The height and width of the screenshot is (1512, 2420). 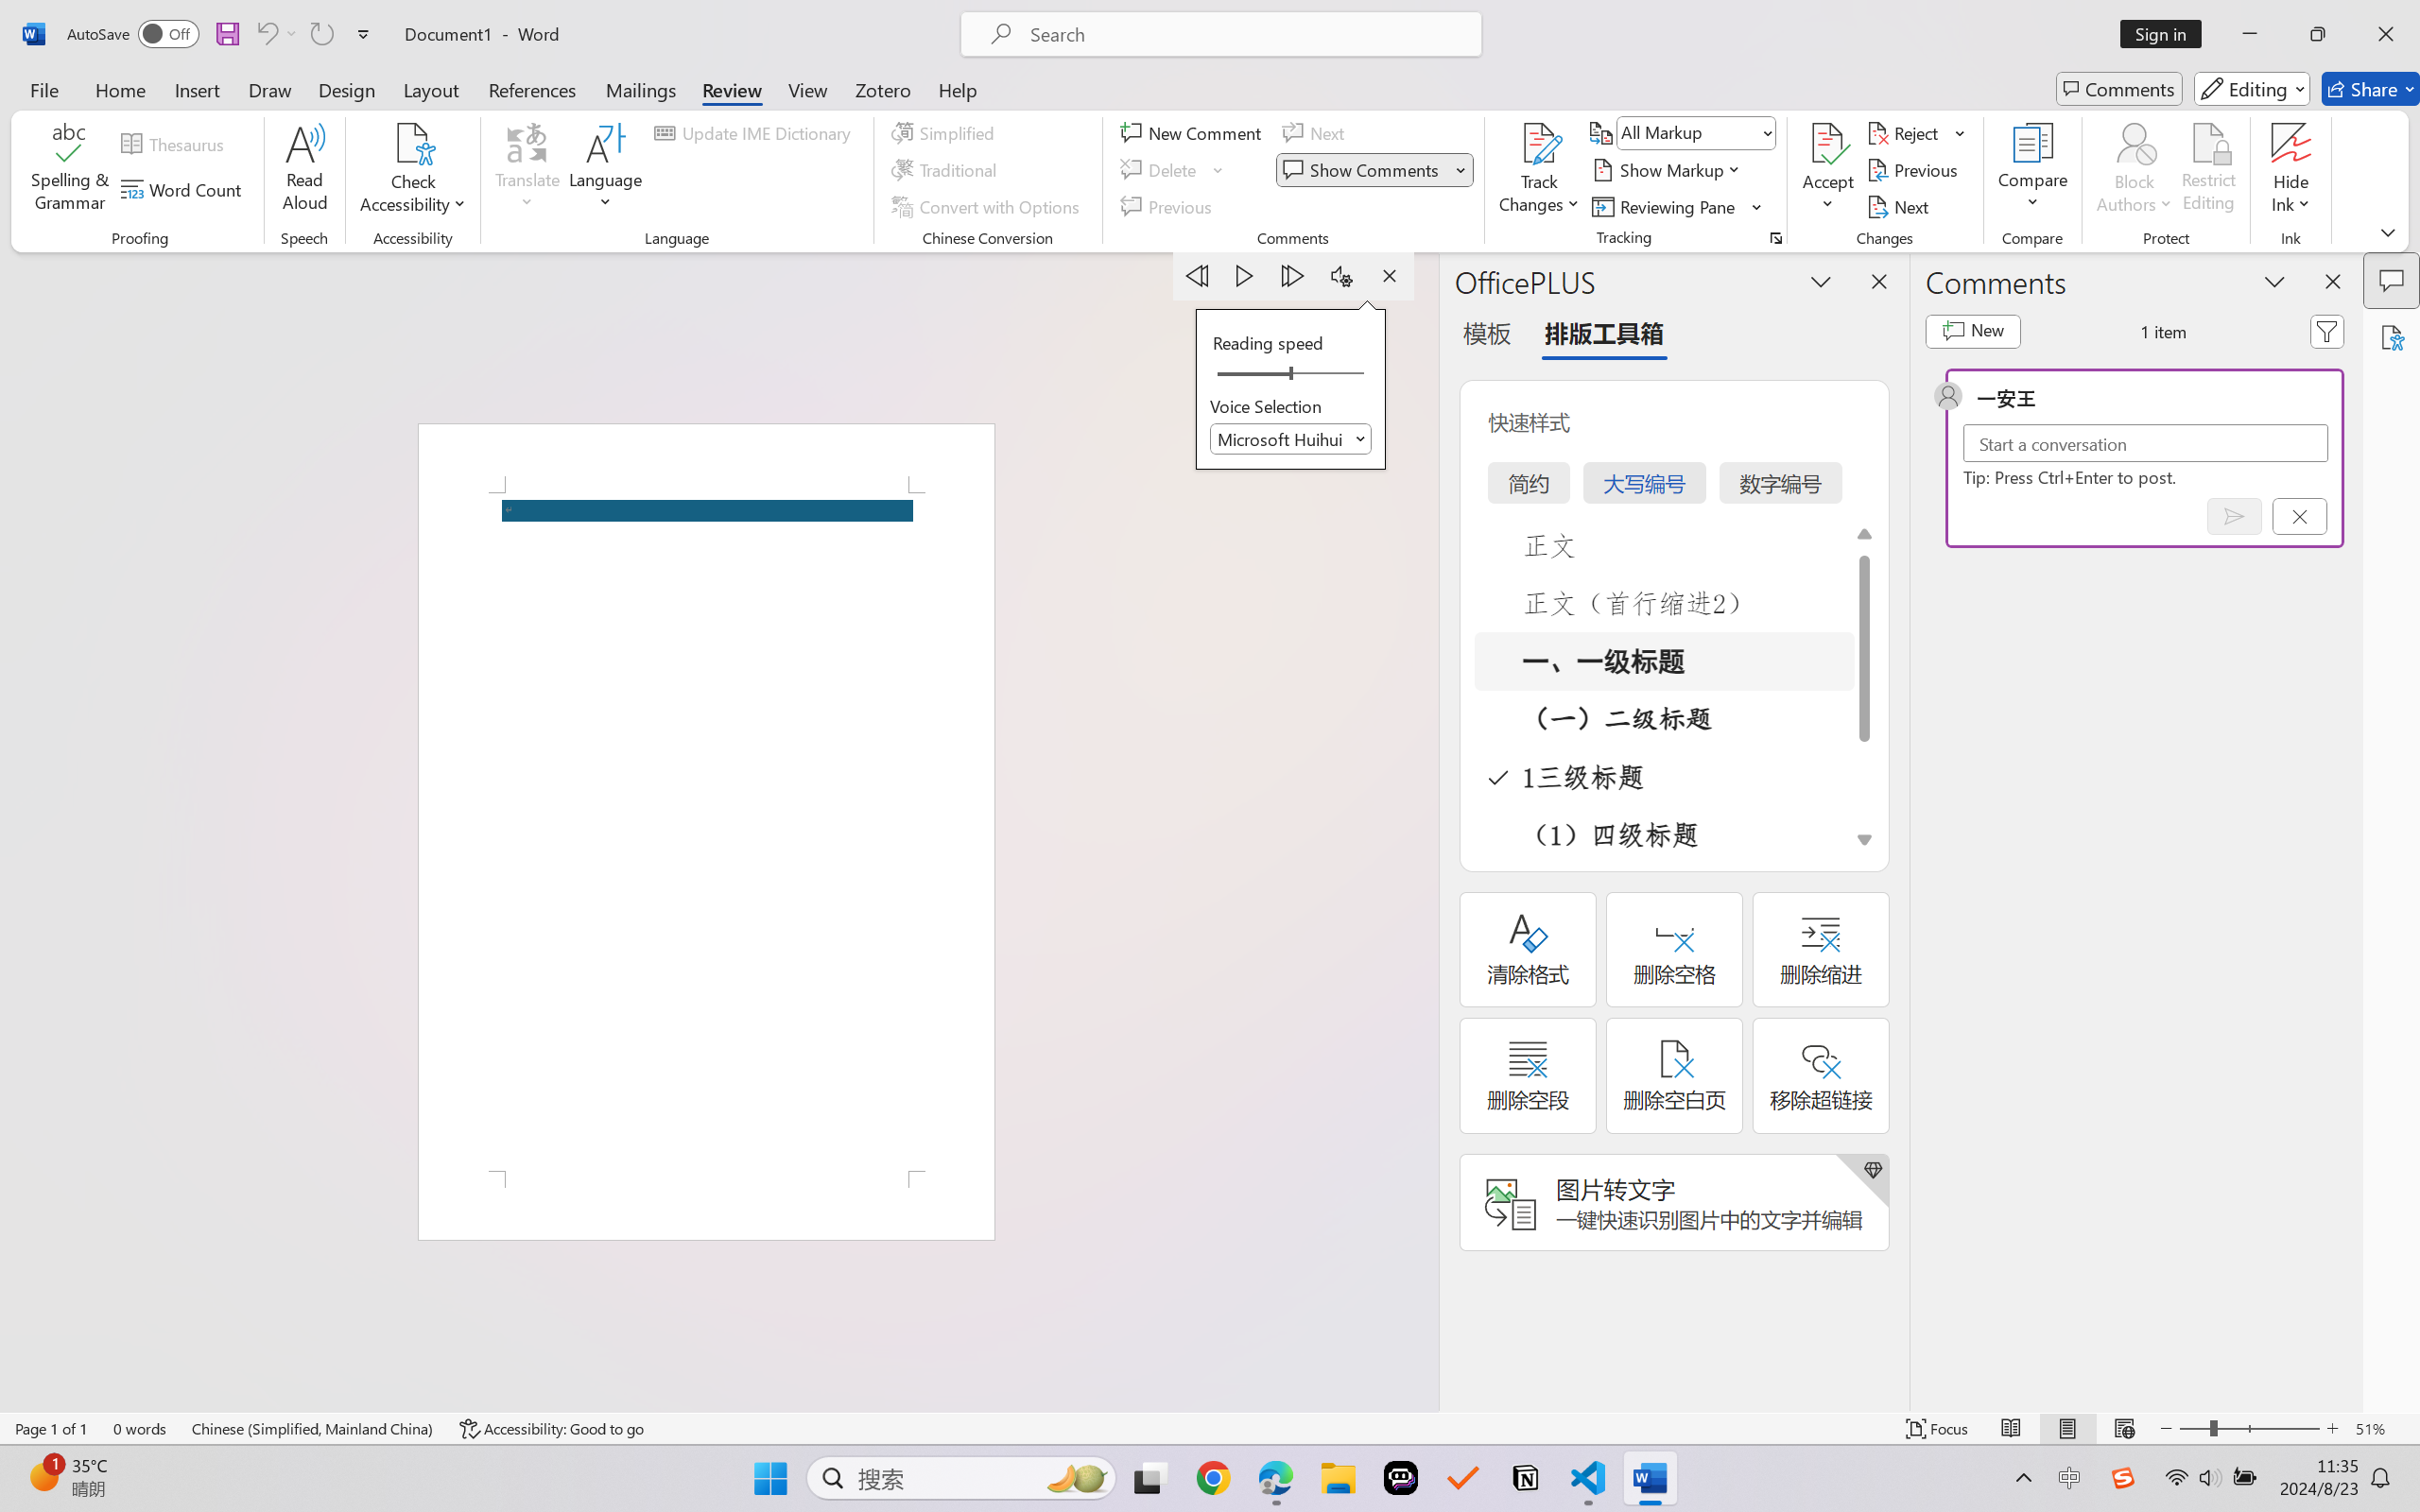 What do you see at coordinates (944, 131) in the screenshot?
I see `'Simplified'` at bounding box center [944, 131].